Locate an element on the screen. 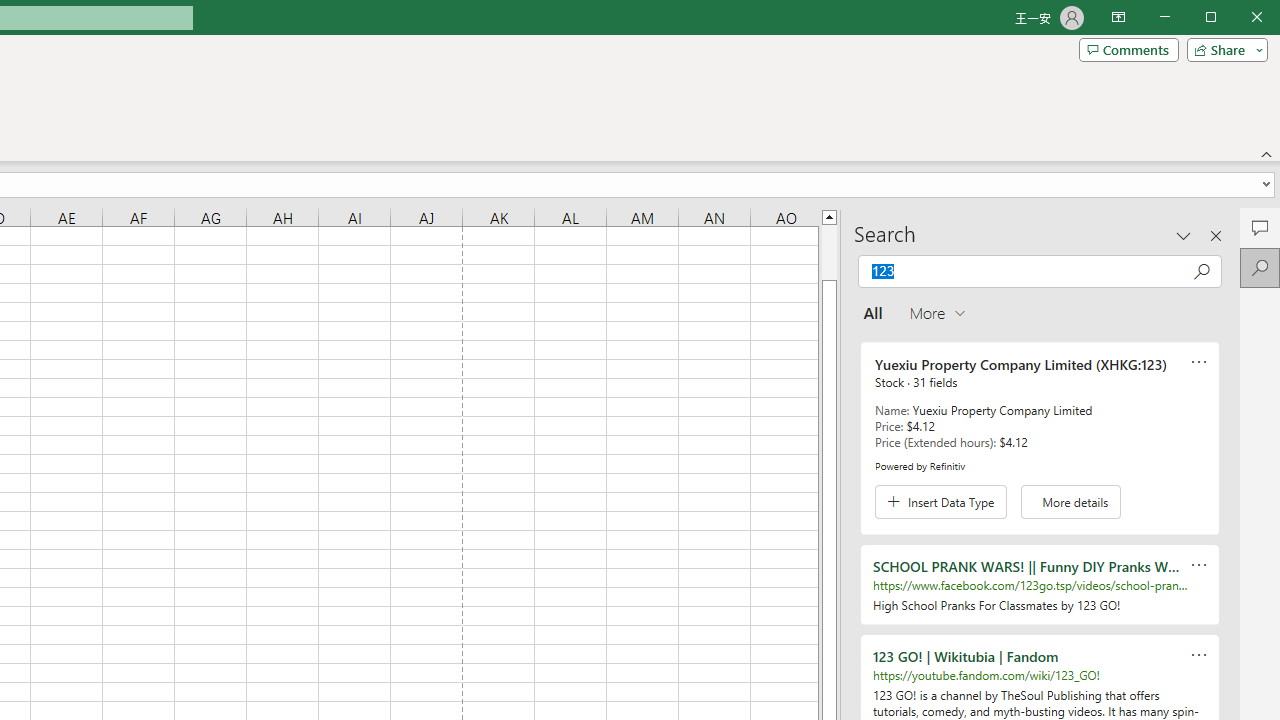 The image size is (1280, 720). 'Minimize' is located at coordinates (1216, 19).